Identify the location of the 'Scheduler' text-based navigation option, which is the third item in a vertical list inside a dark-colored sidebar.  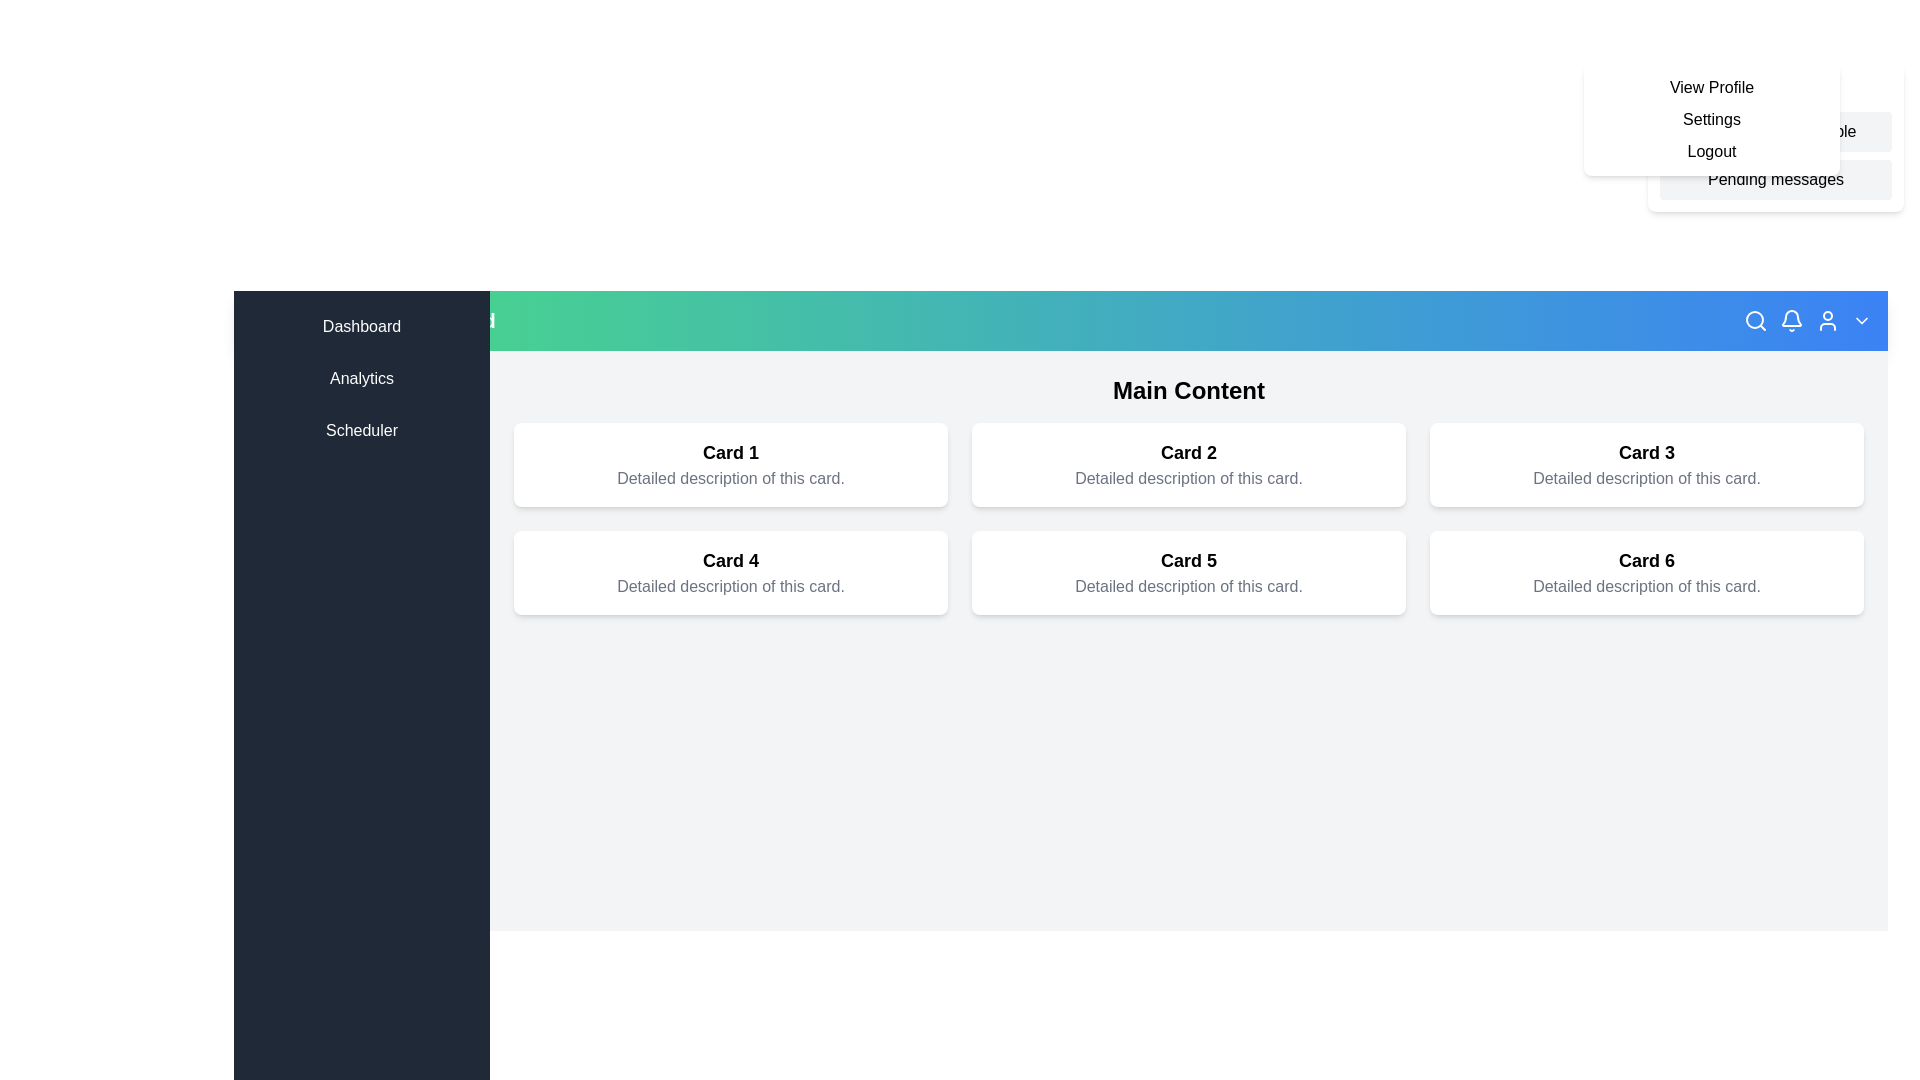
(361, 430).